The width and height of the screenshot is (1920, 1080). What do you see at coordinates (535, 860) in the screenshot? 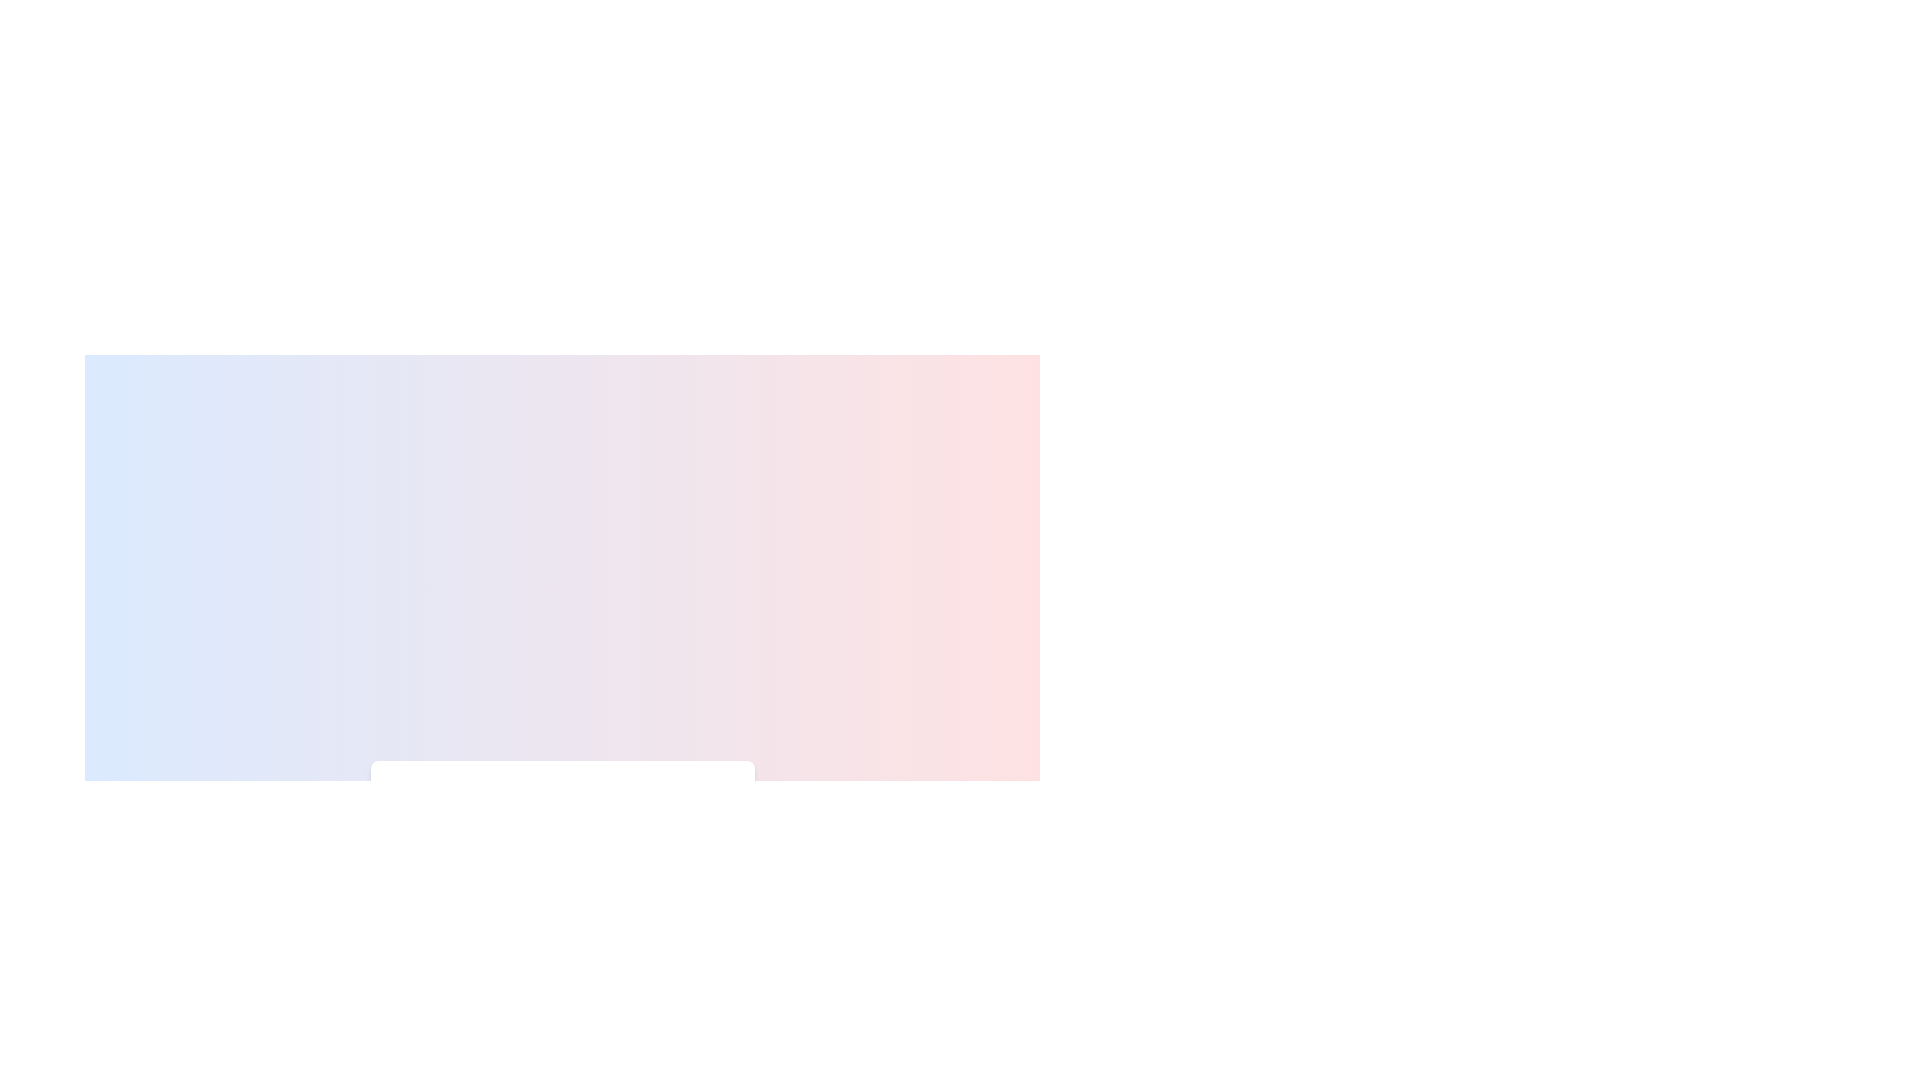
I see `the temperature slider to 42%` at bounding box center [535, 860].